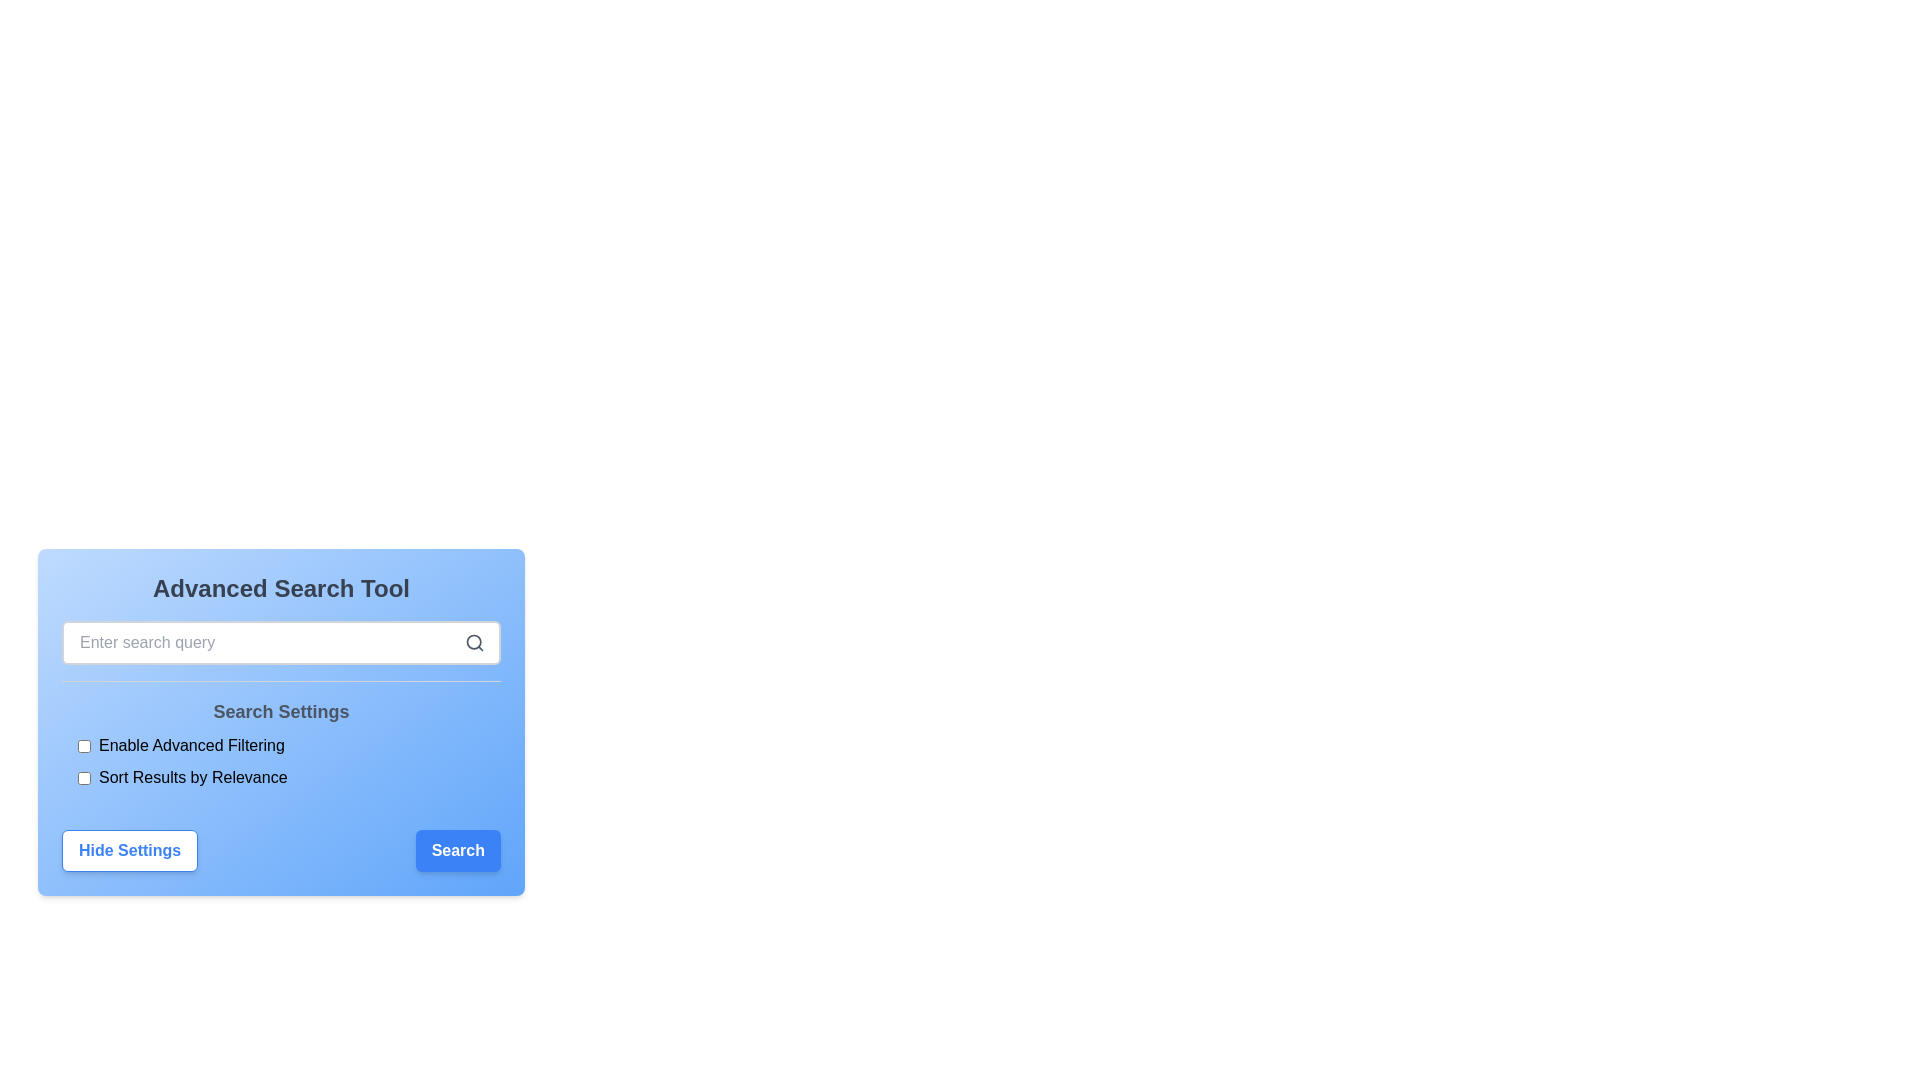 The height and width of the screenshot is (1080, 1920). I want to click on the leftmost button in the horizontal row, so click(129, 851).